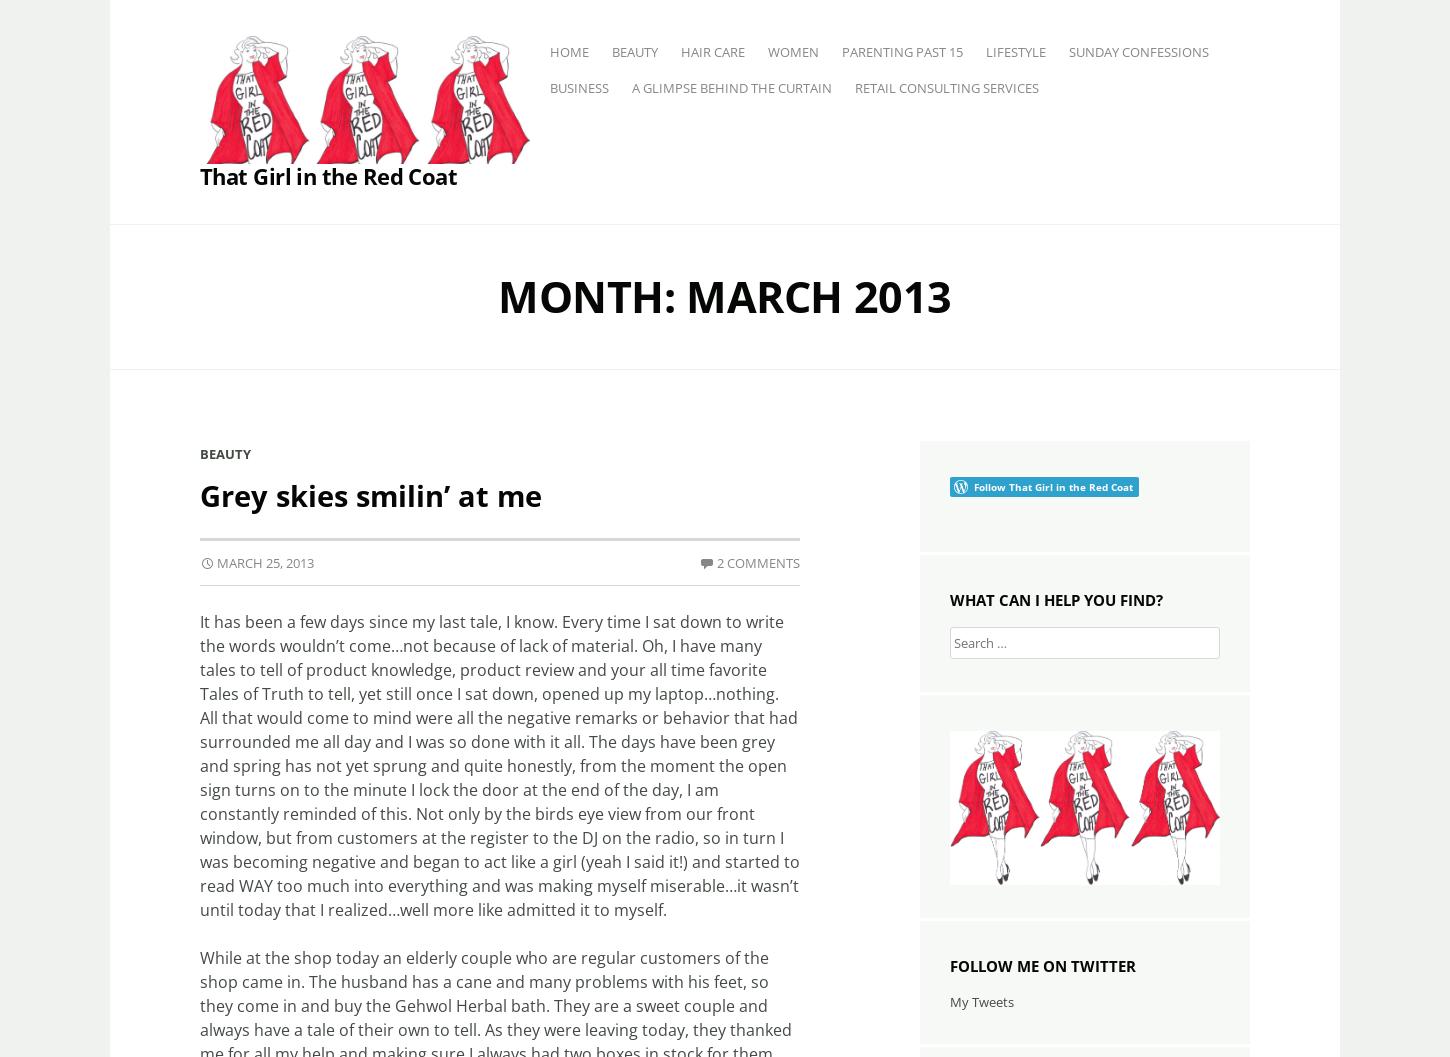 This screenshot has width=1450, height=1057. What do you see at coordinates (818, 295) in the screenshot?
I see `'March 2013'` at bounding box center [818, 295].